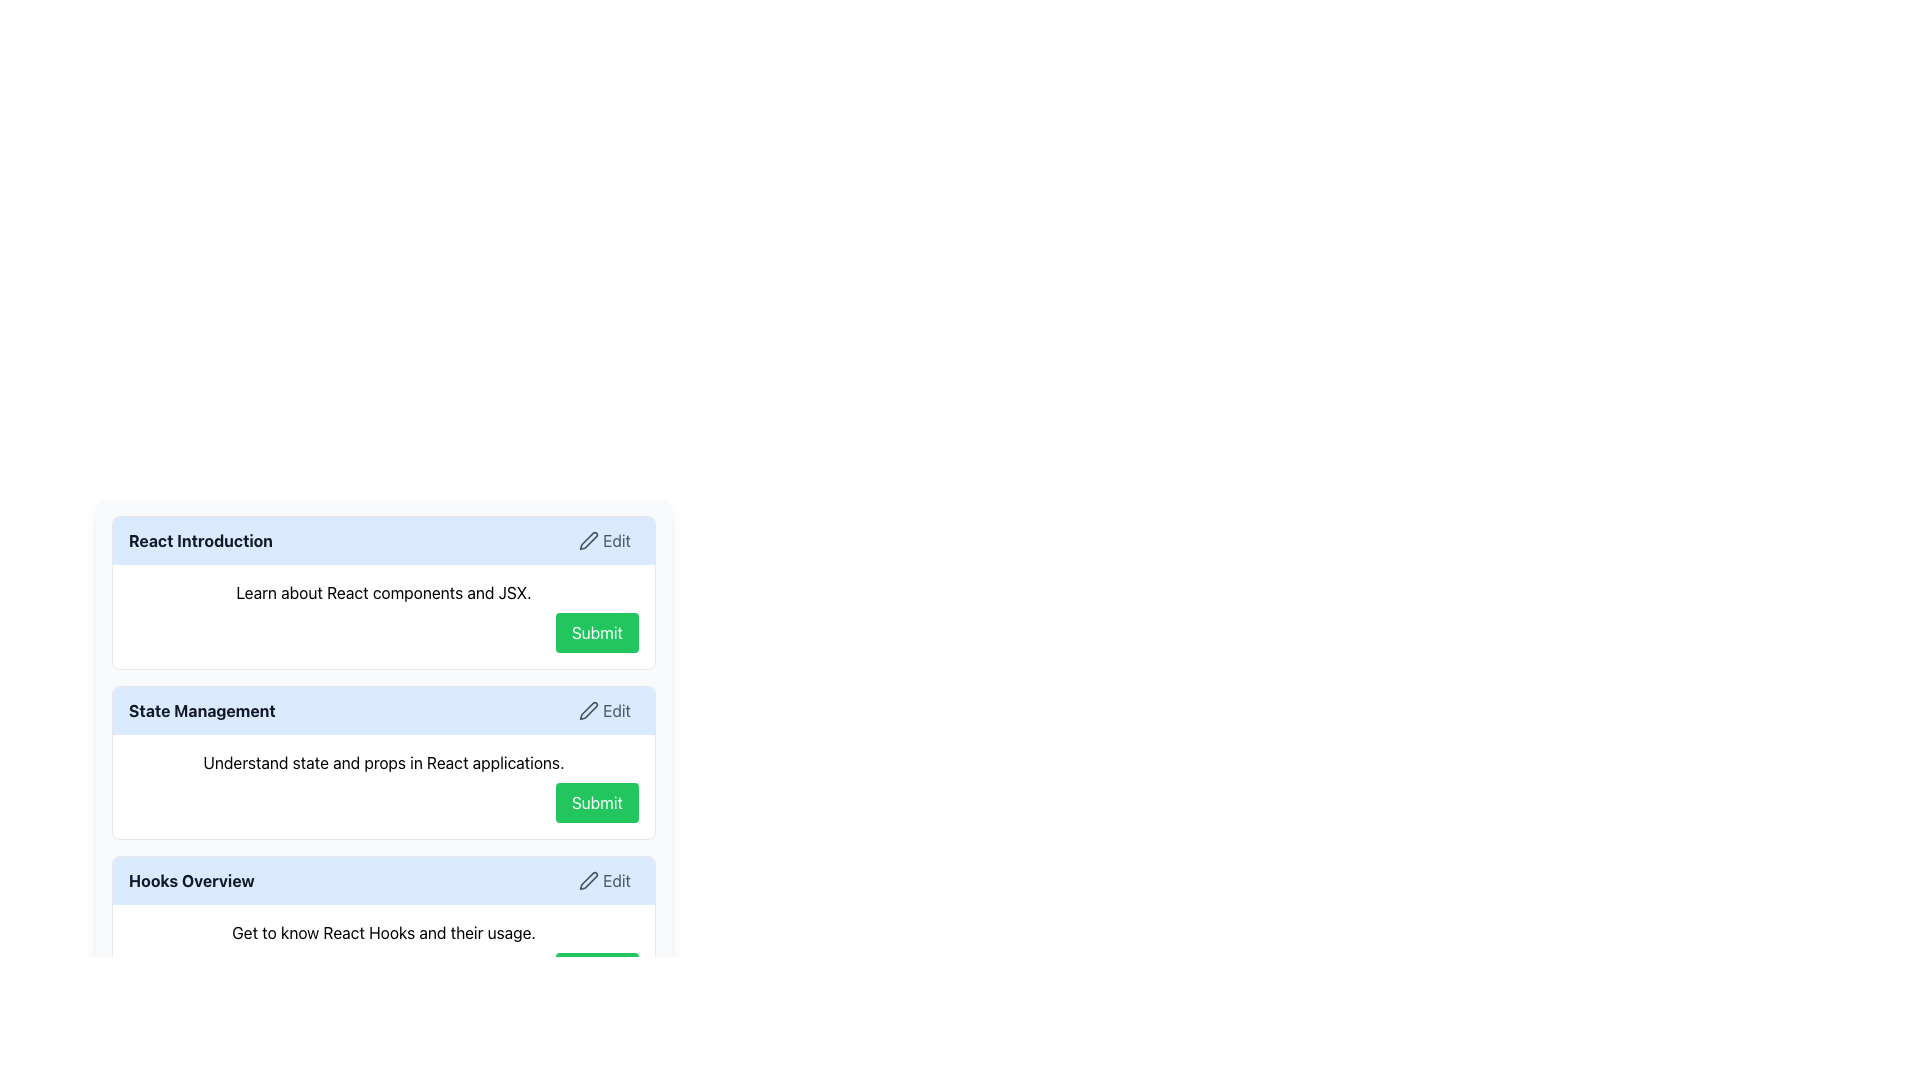  What do you see at coordinates (603, 540) in the screenshot?
I see `the 'Edit' button with a pen icon located in the top-right corner of the 'React Introduction' section to change its background color to blue` at bounding box center [603, 540].